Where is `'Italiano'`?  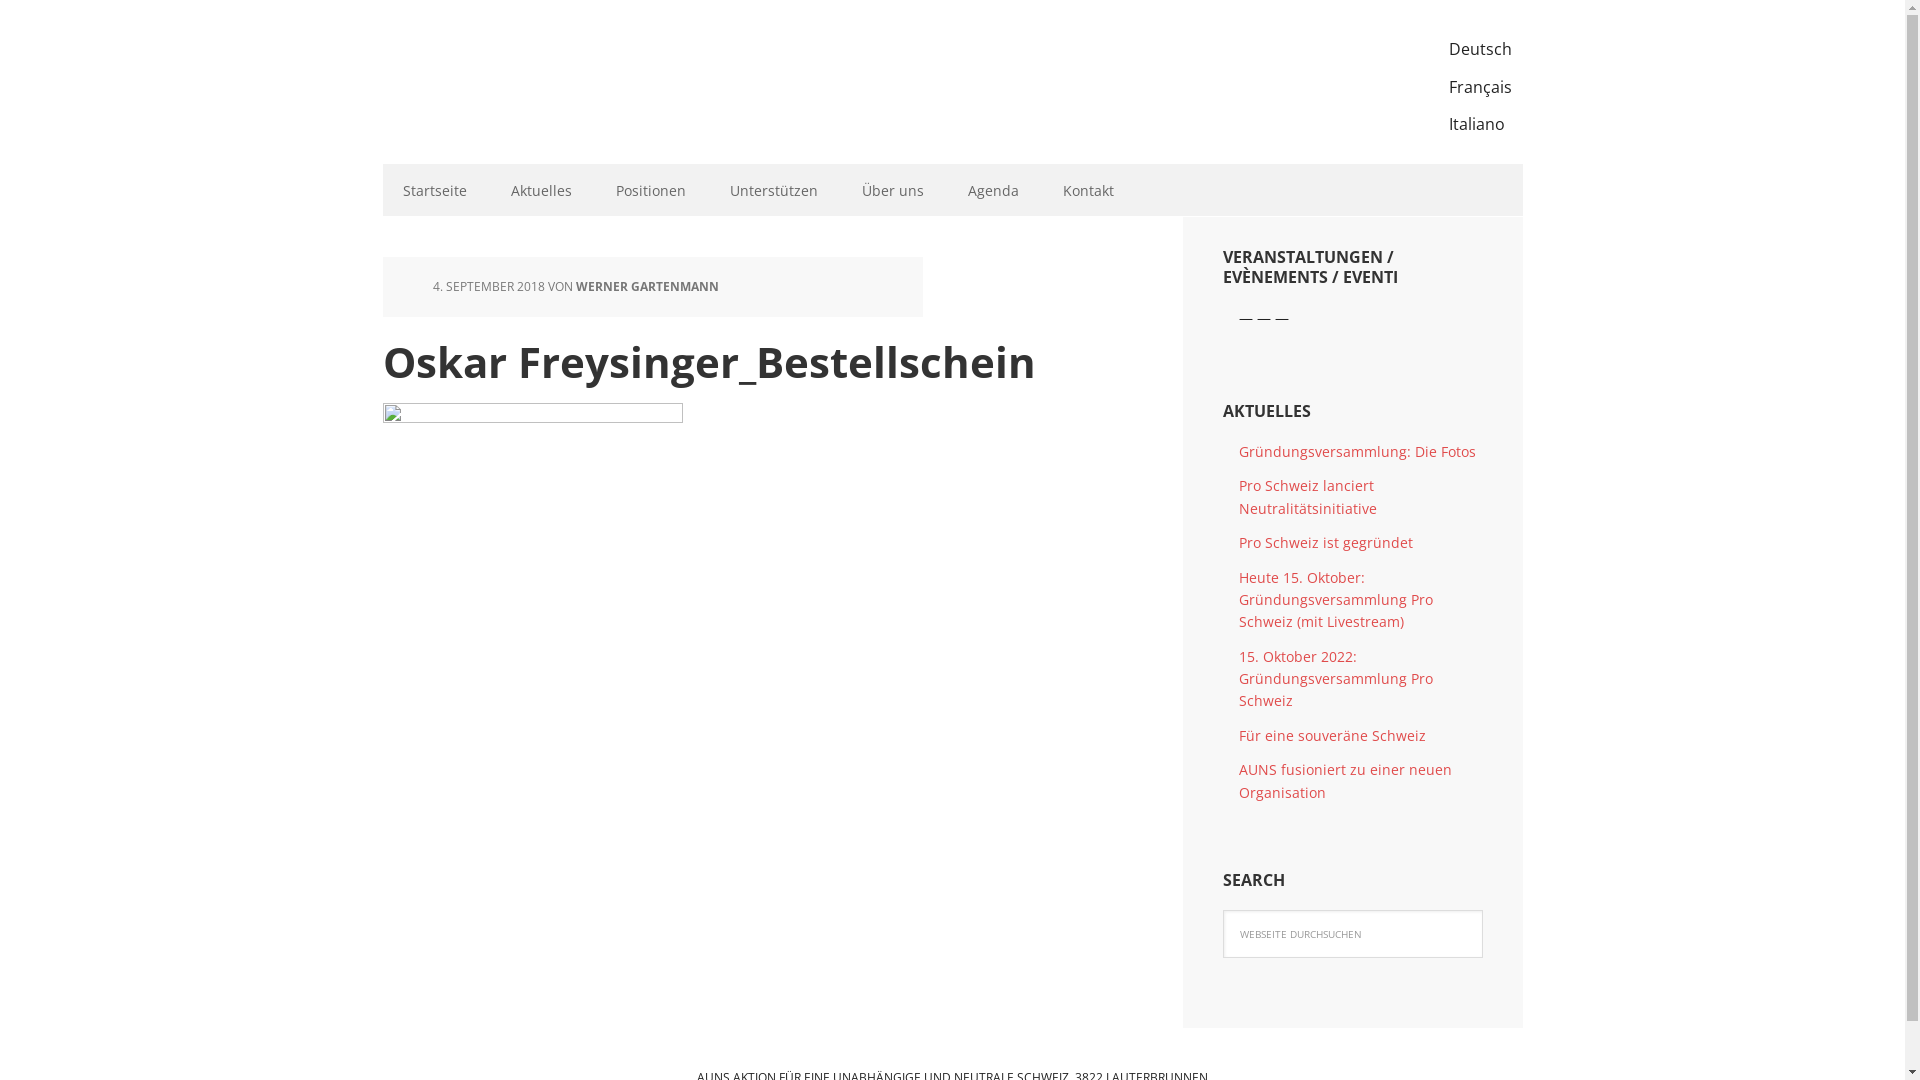
'Italiano' is located at coordinates (1437, 124).